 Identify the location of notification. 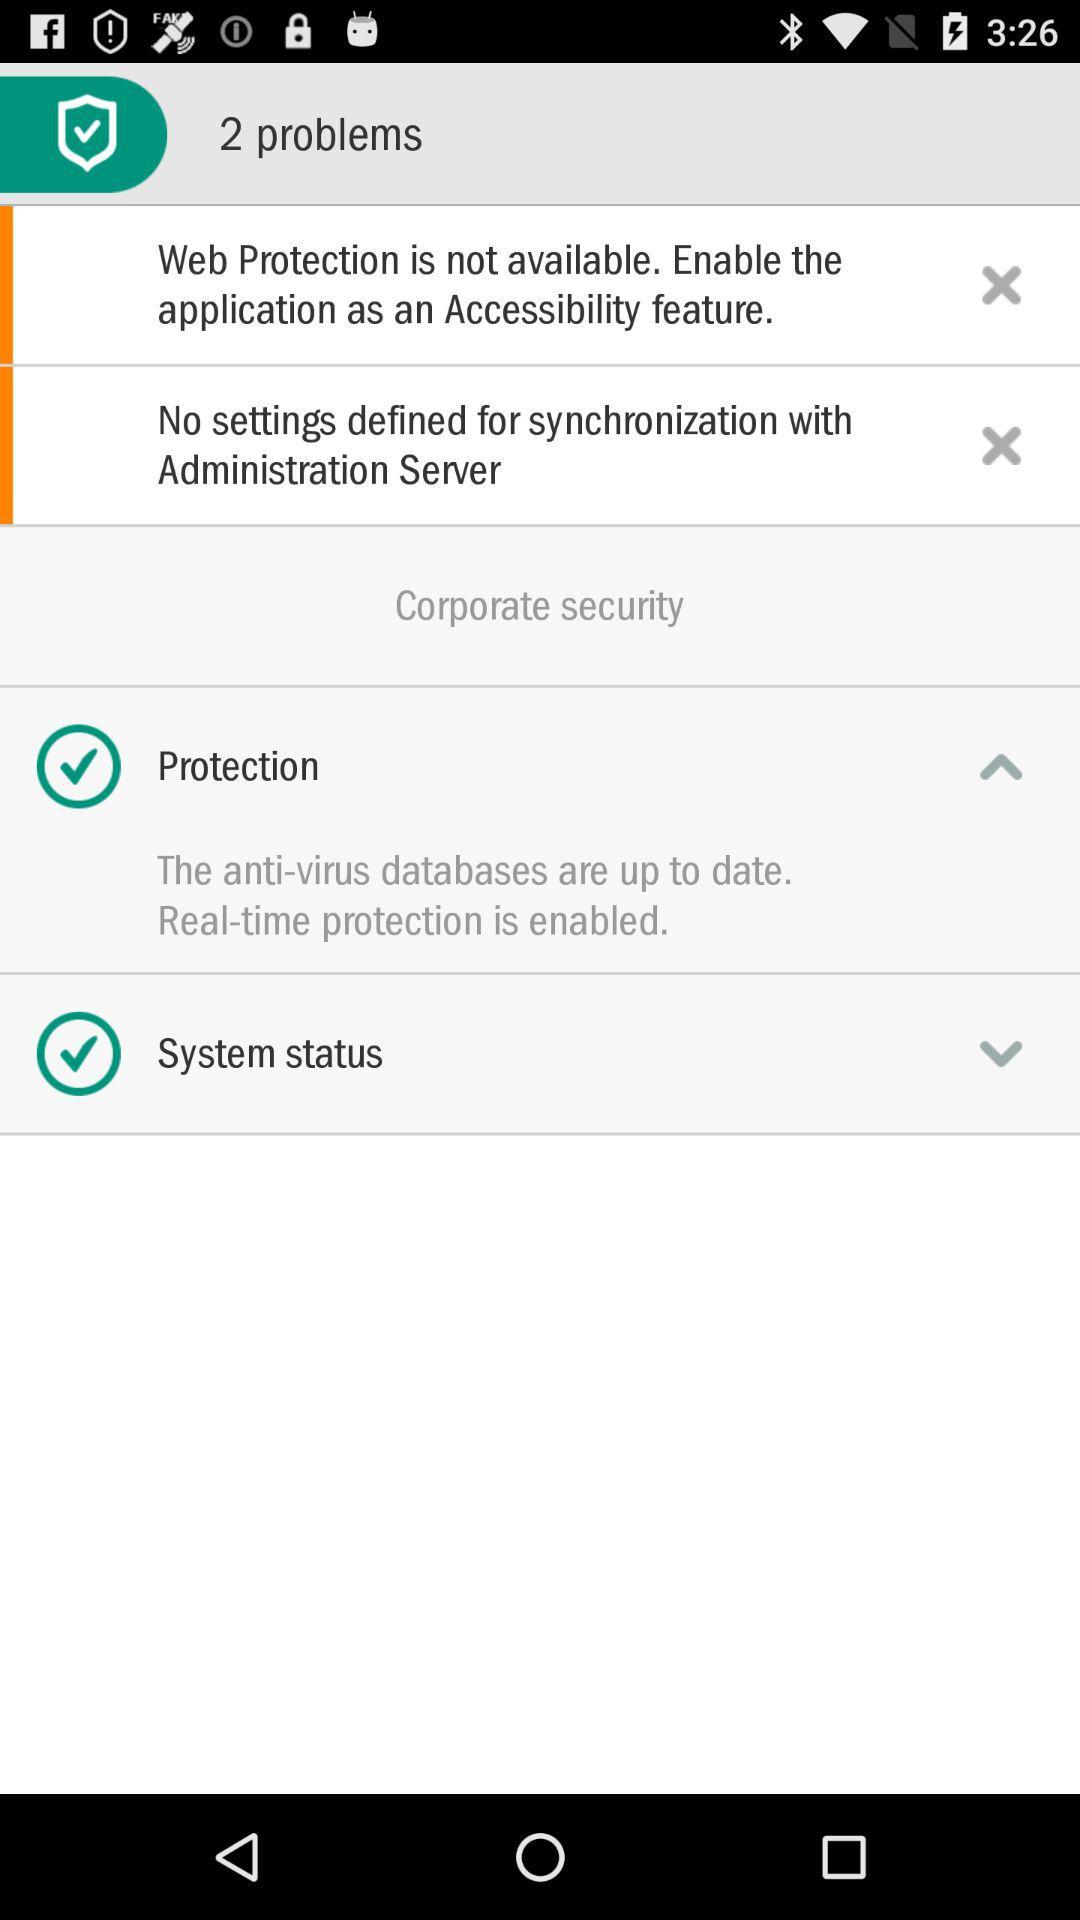
(1001, 283).